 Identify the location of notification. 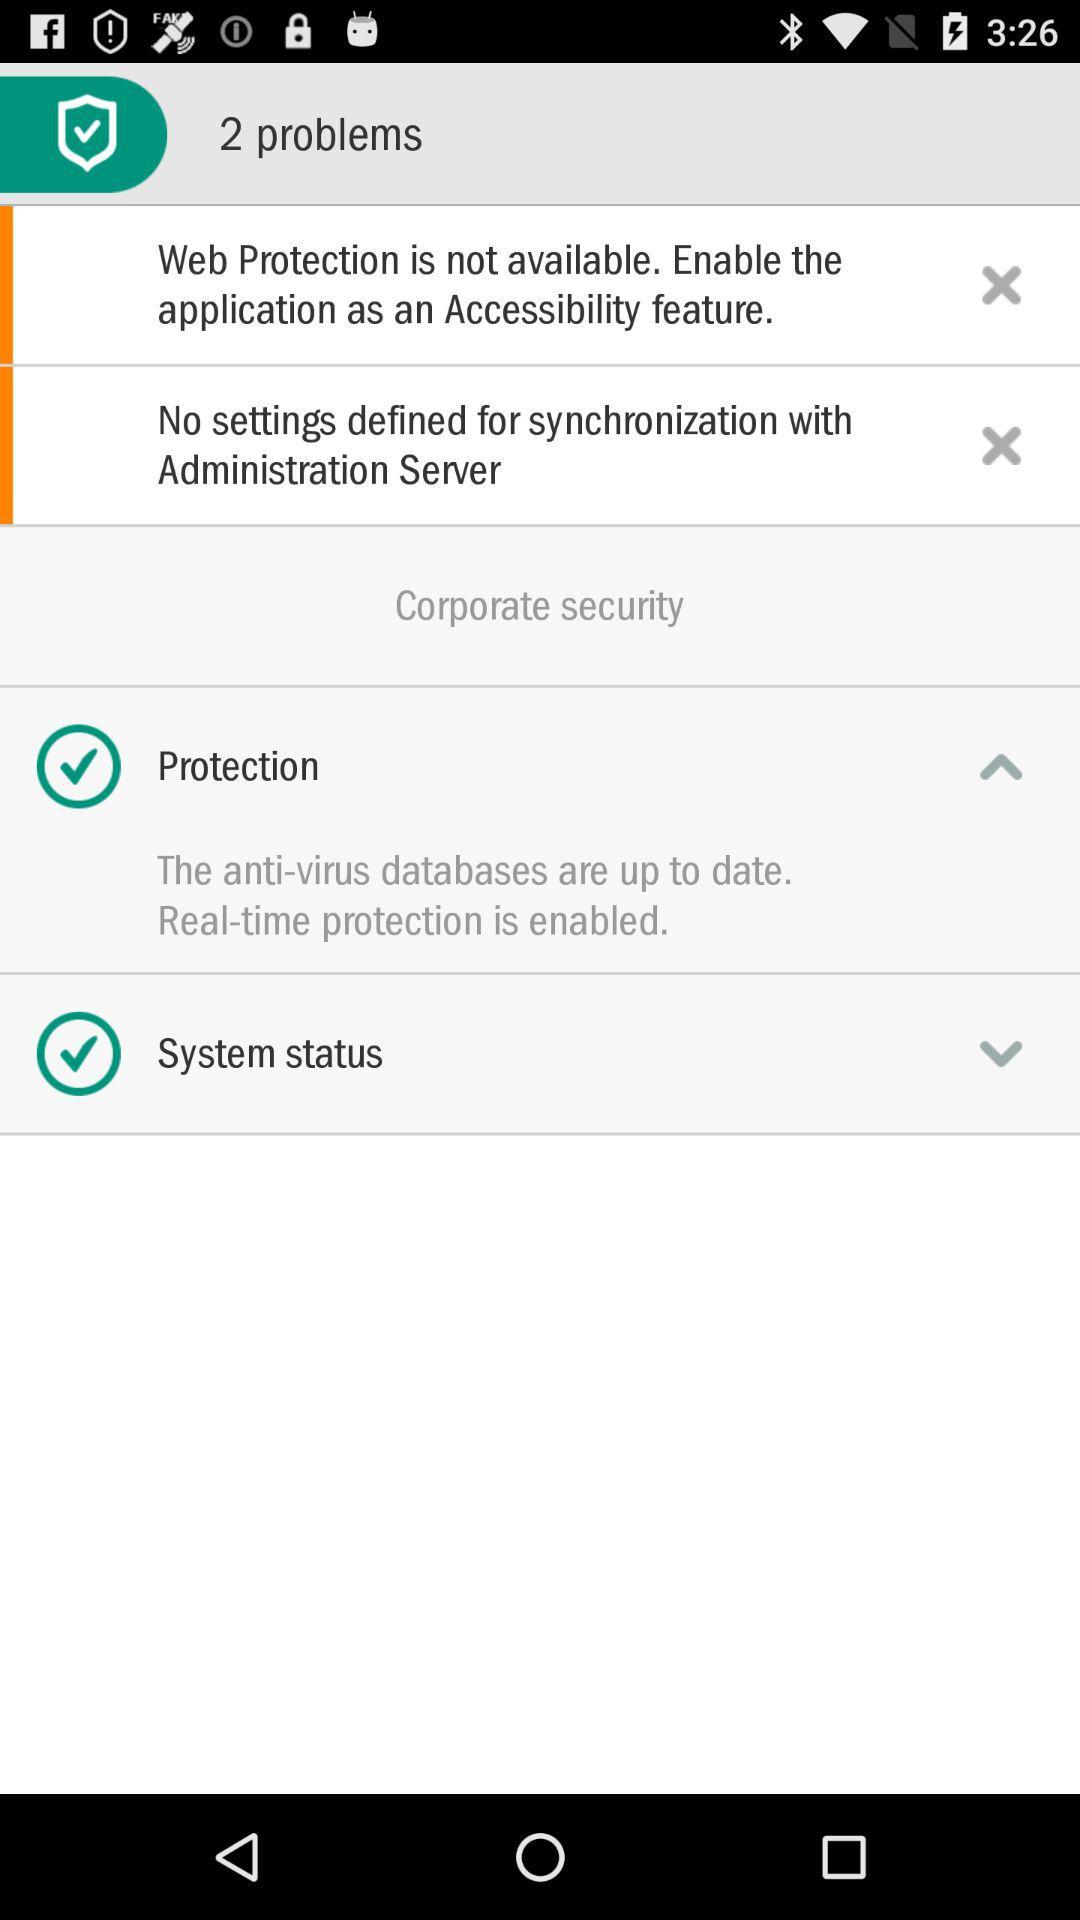
(1001, 283).